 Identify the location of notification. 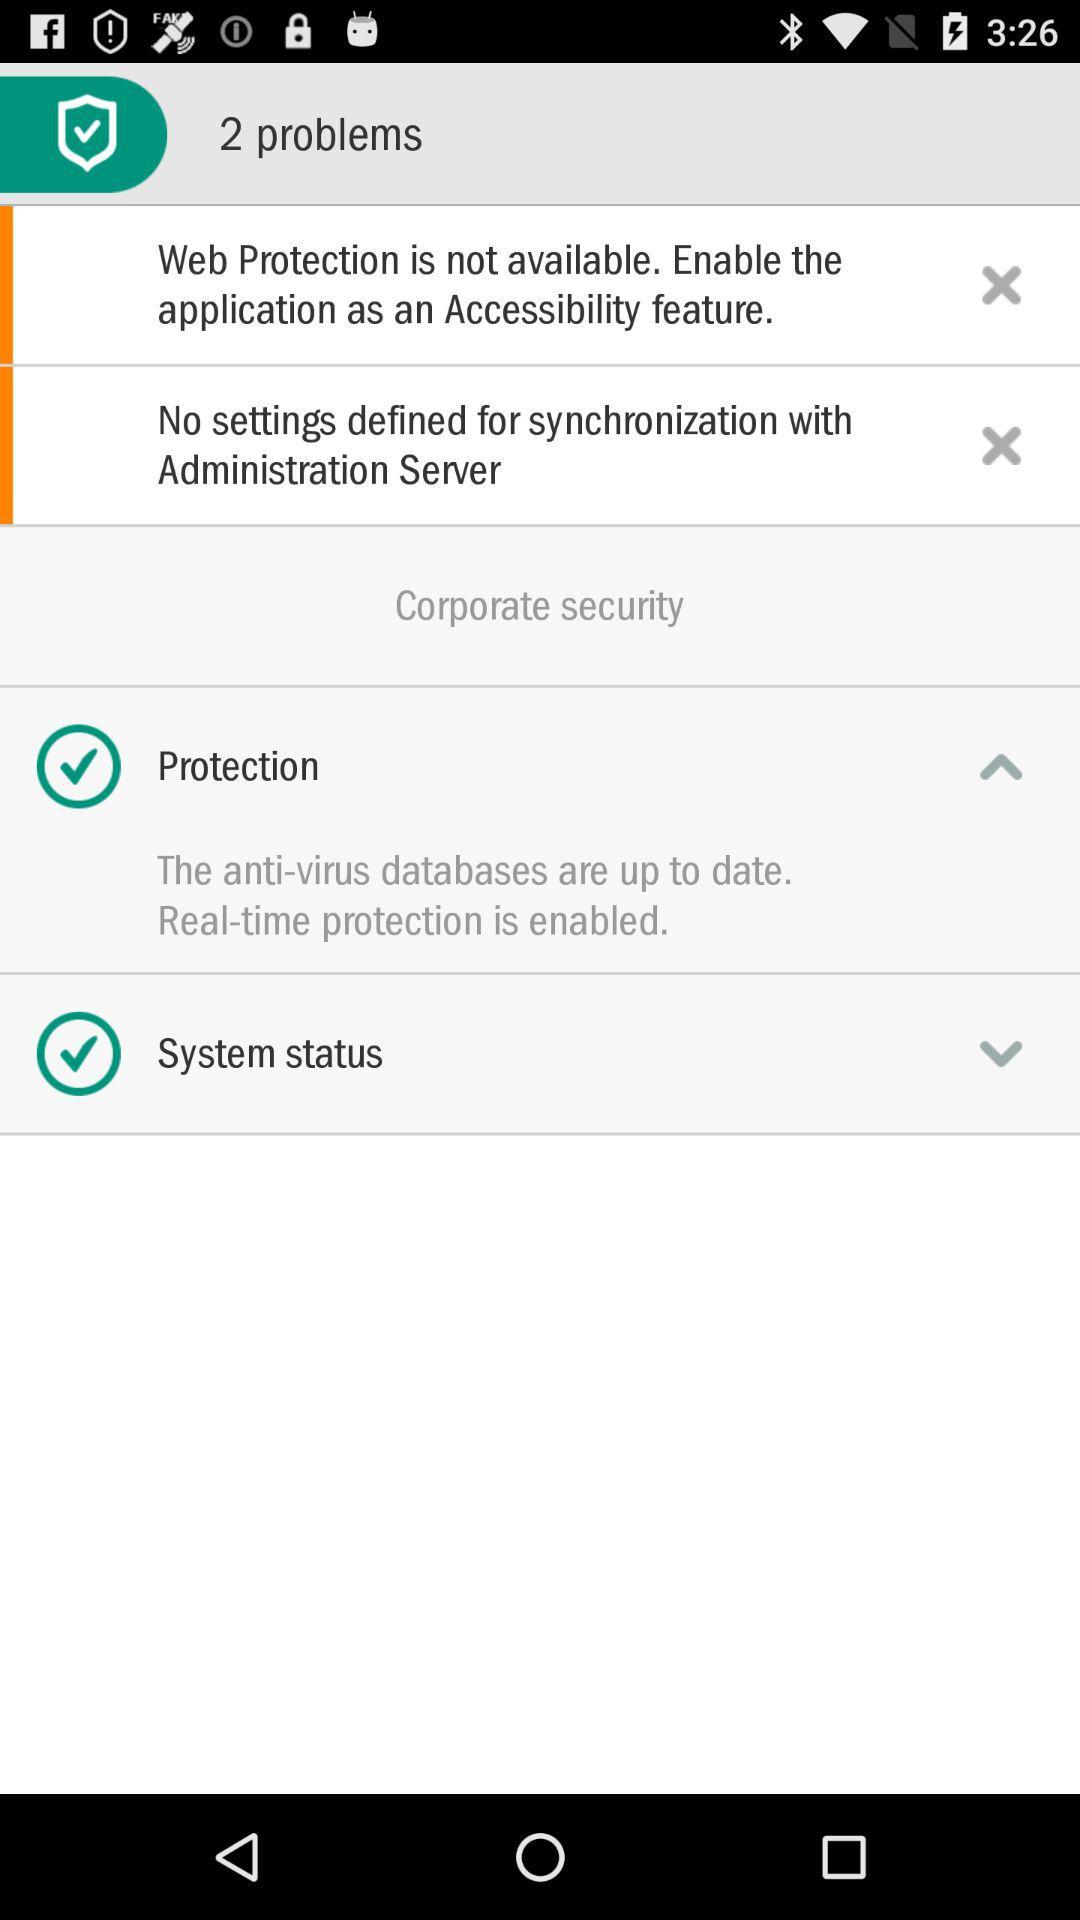
(1001, 283).